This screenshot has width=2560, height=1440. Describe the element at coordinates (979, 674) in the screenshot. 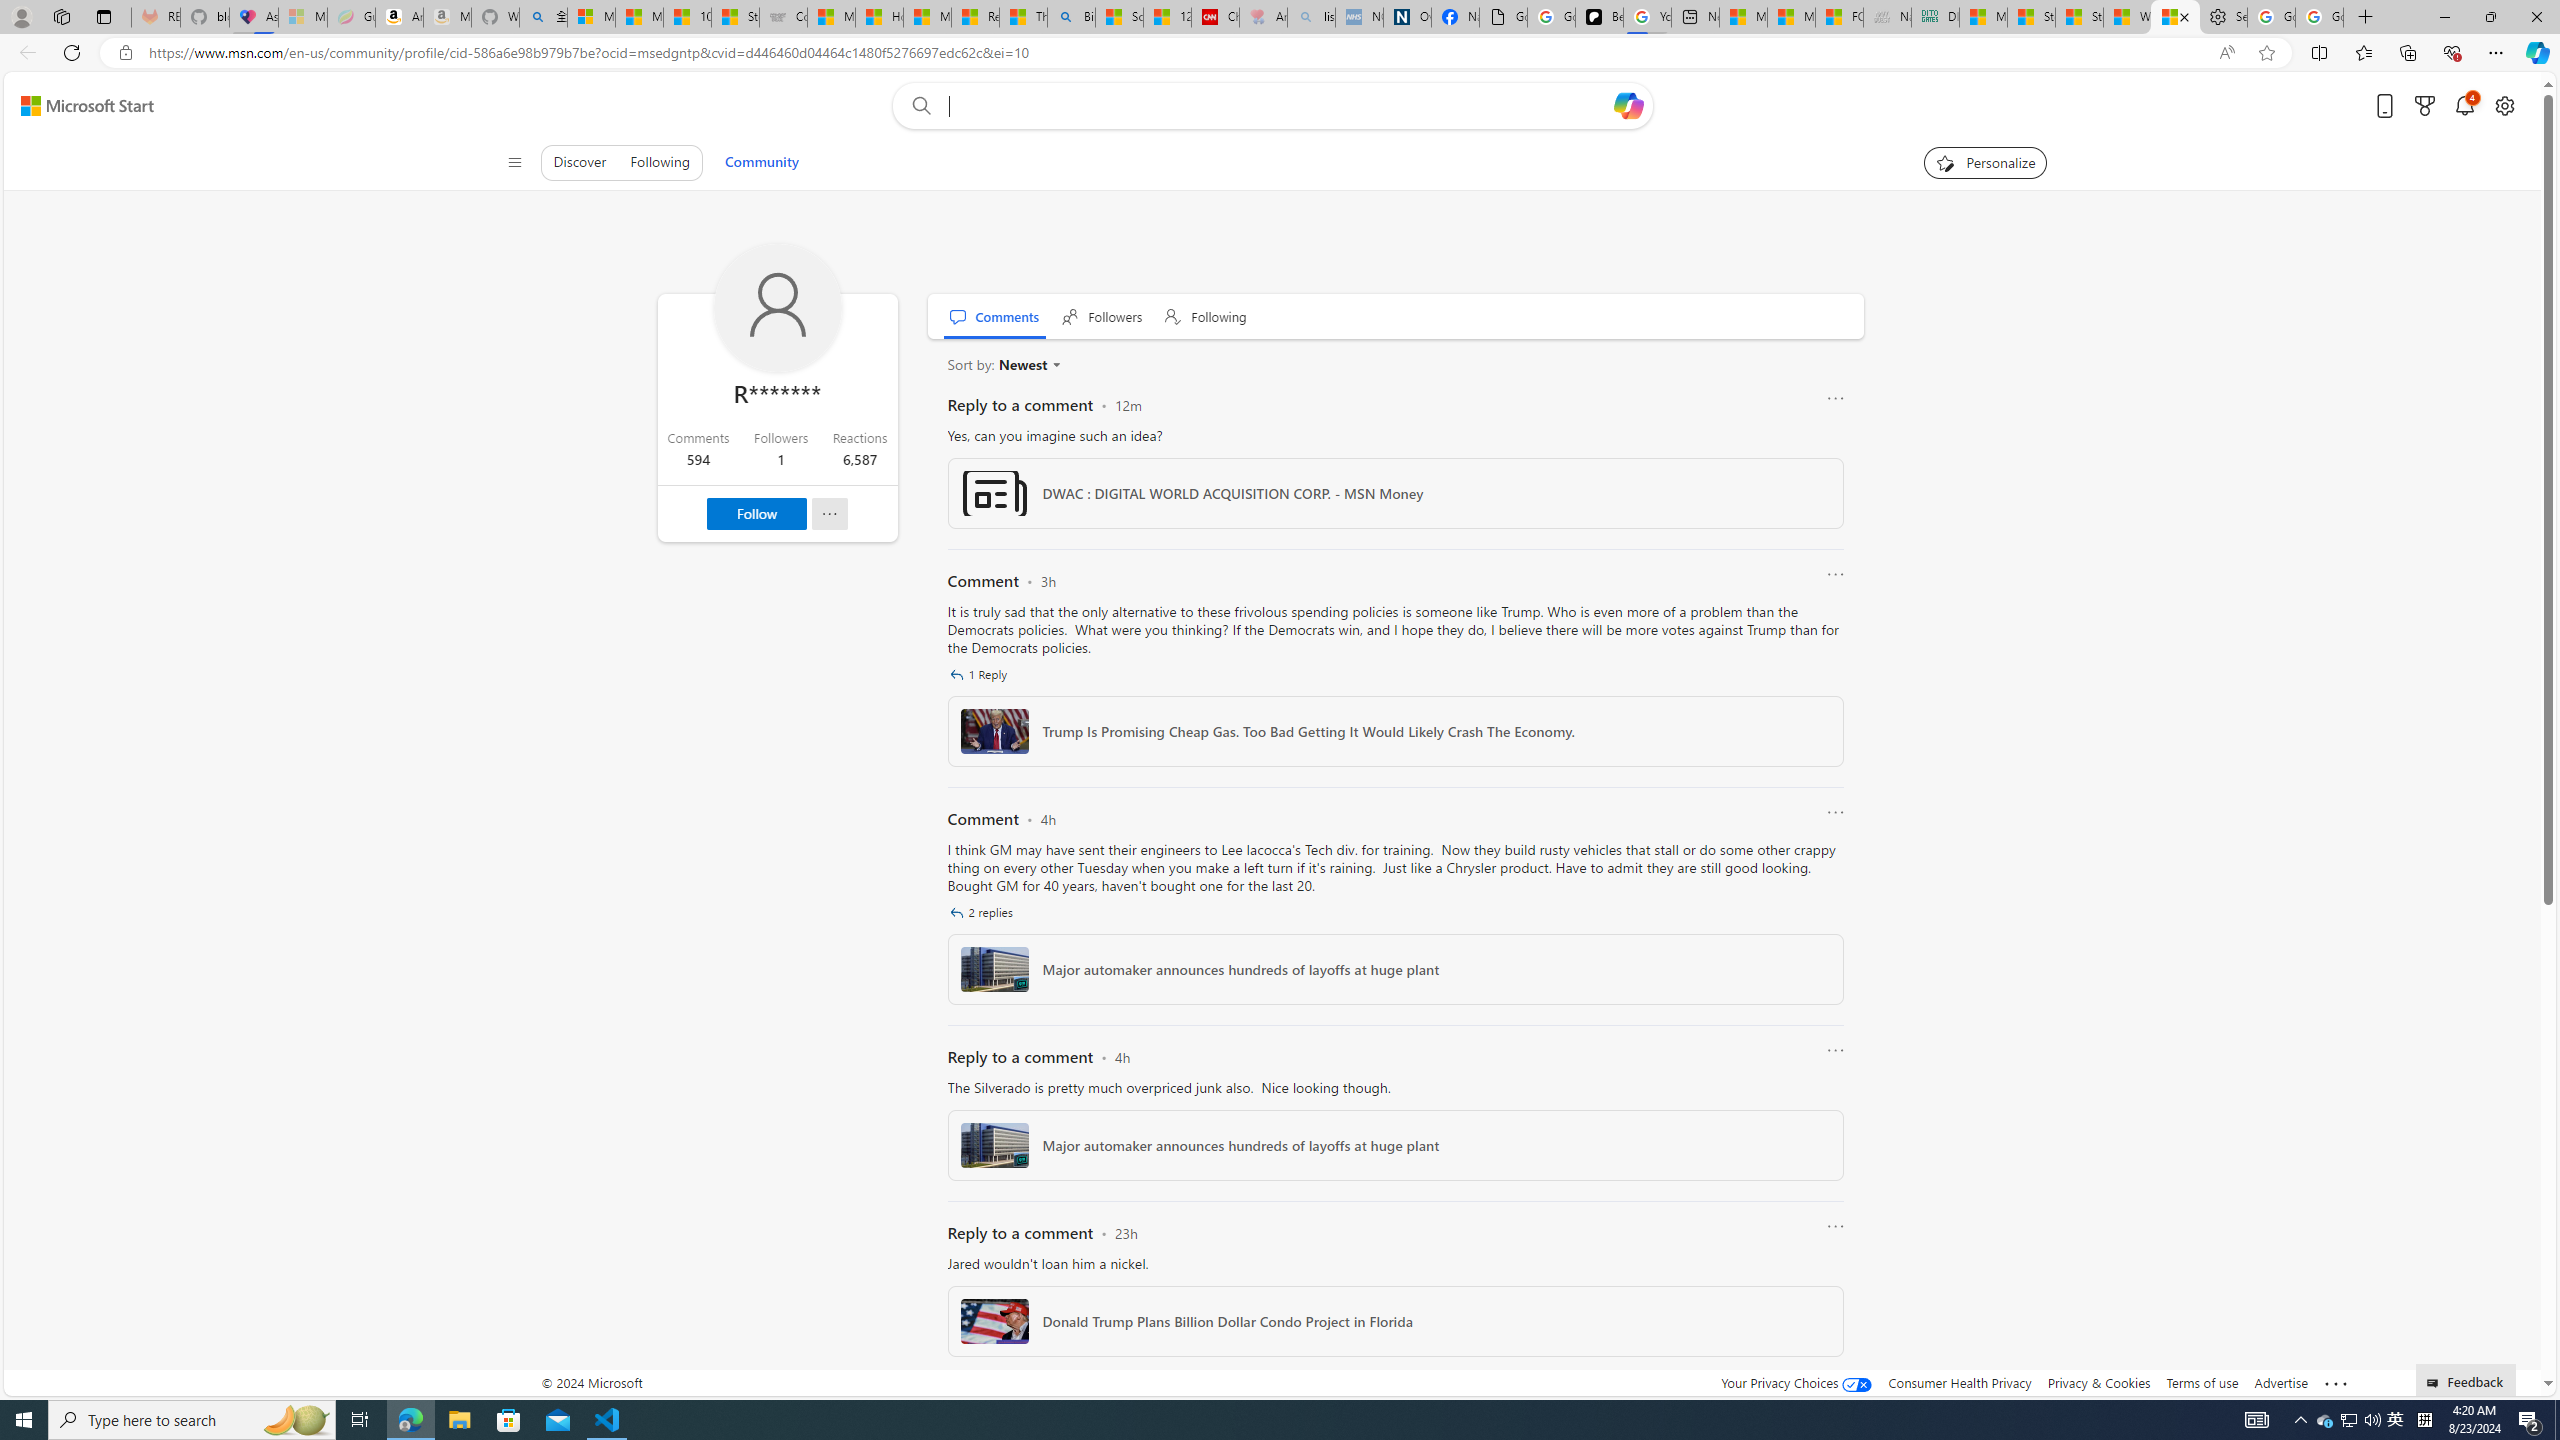

I see `'1 Reply'` at that location.